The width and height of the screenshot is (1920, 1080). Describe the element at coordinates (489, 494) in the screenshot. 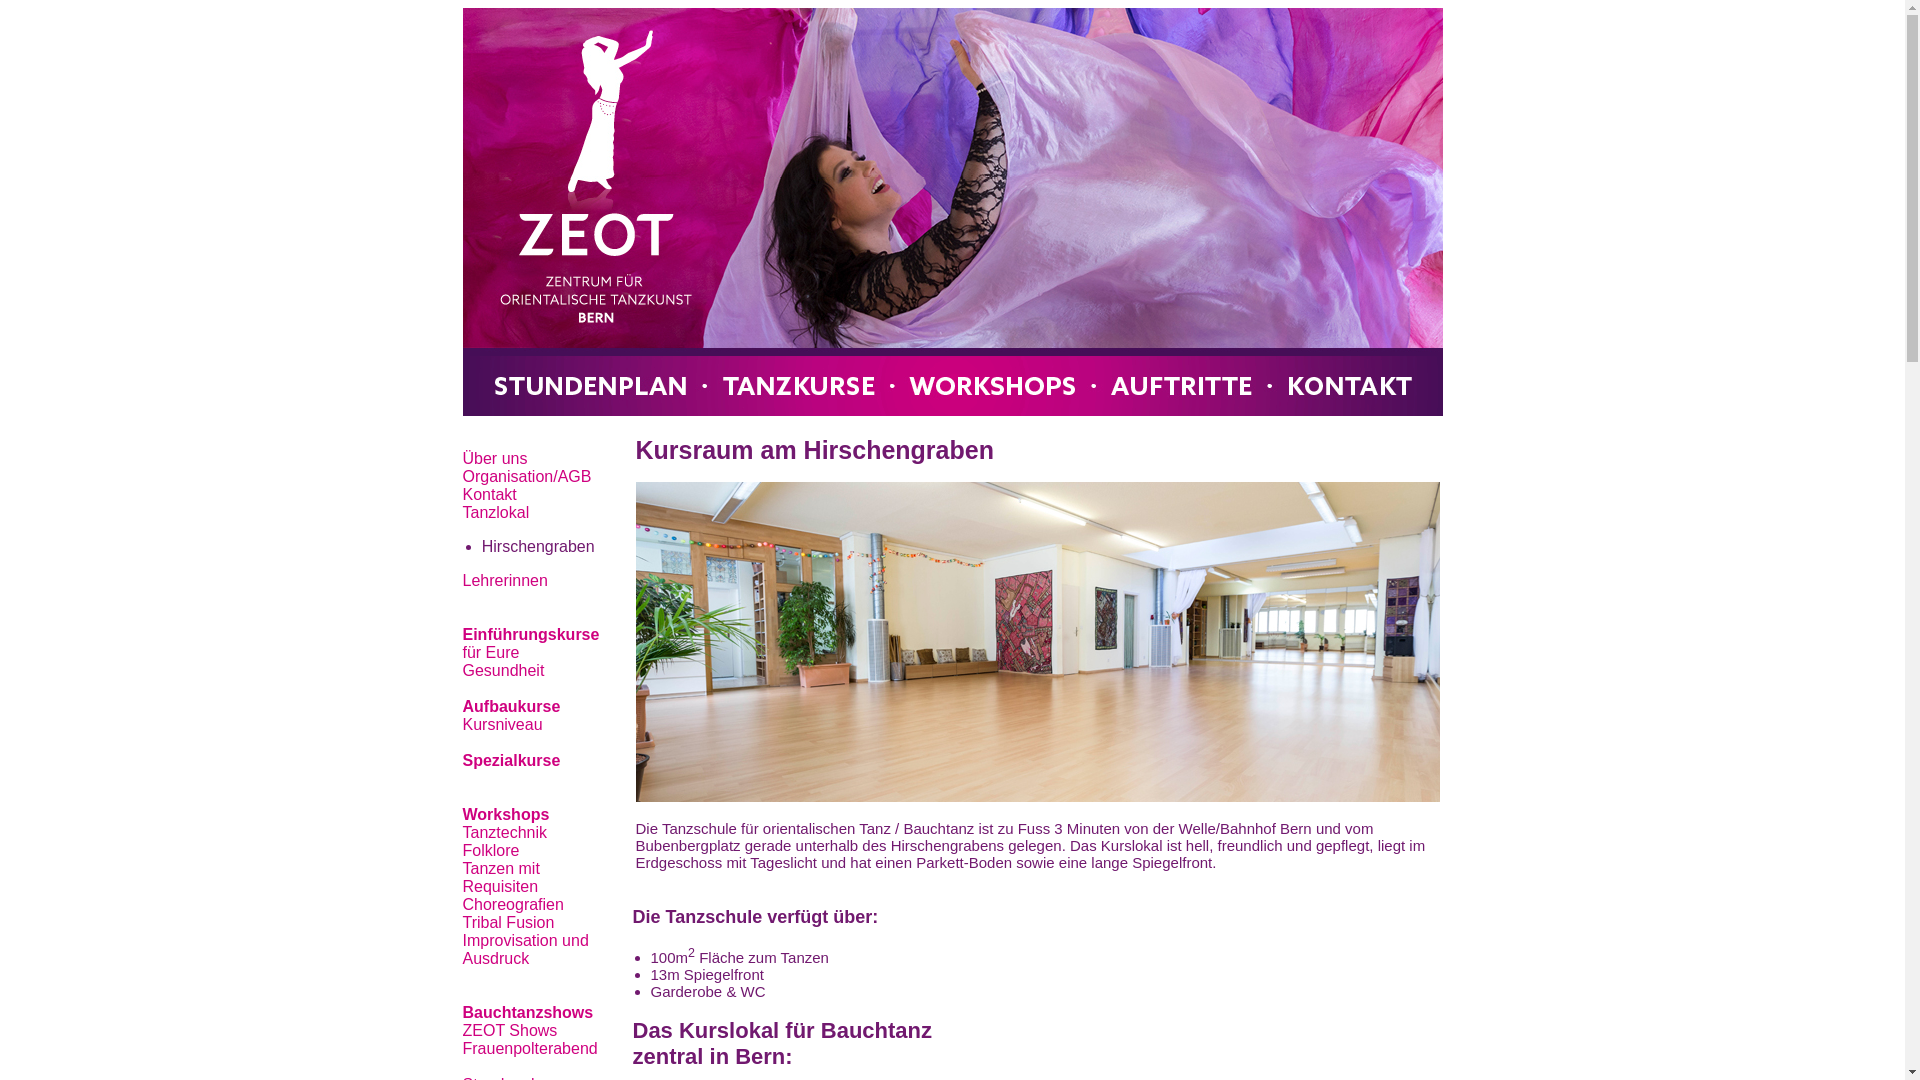

I see `'Kontakt'` at that location.